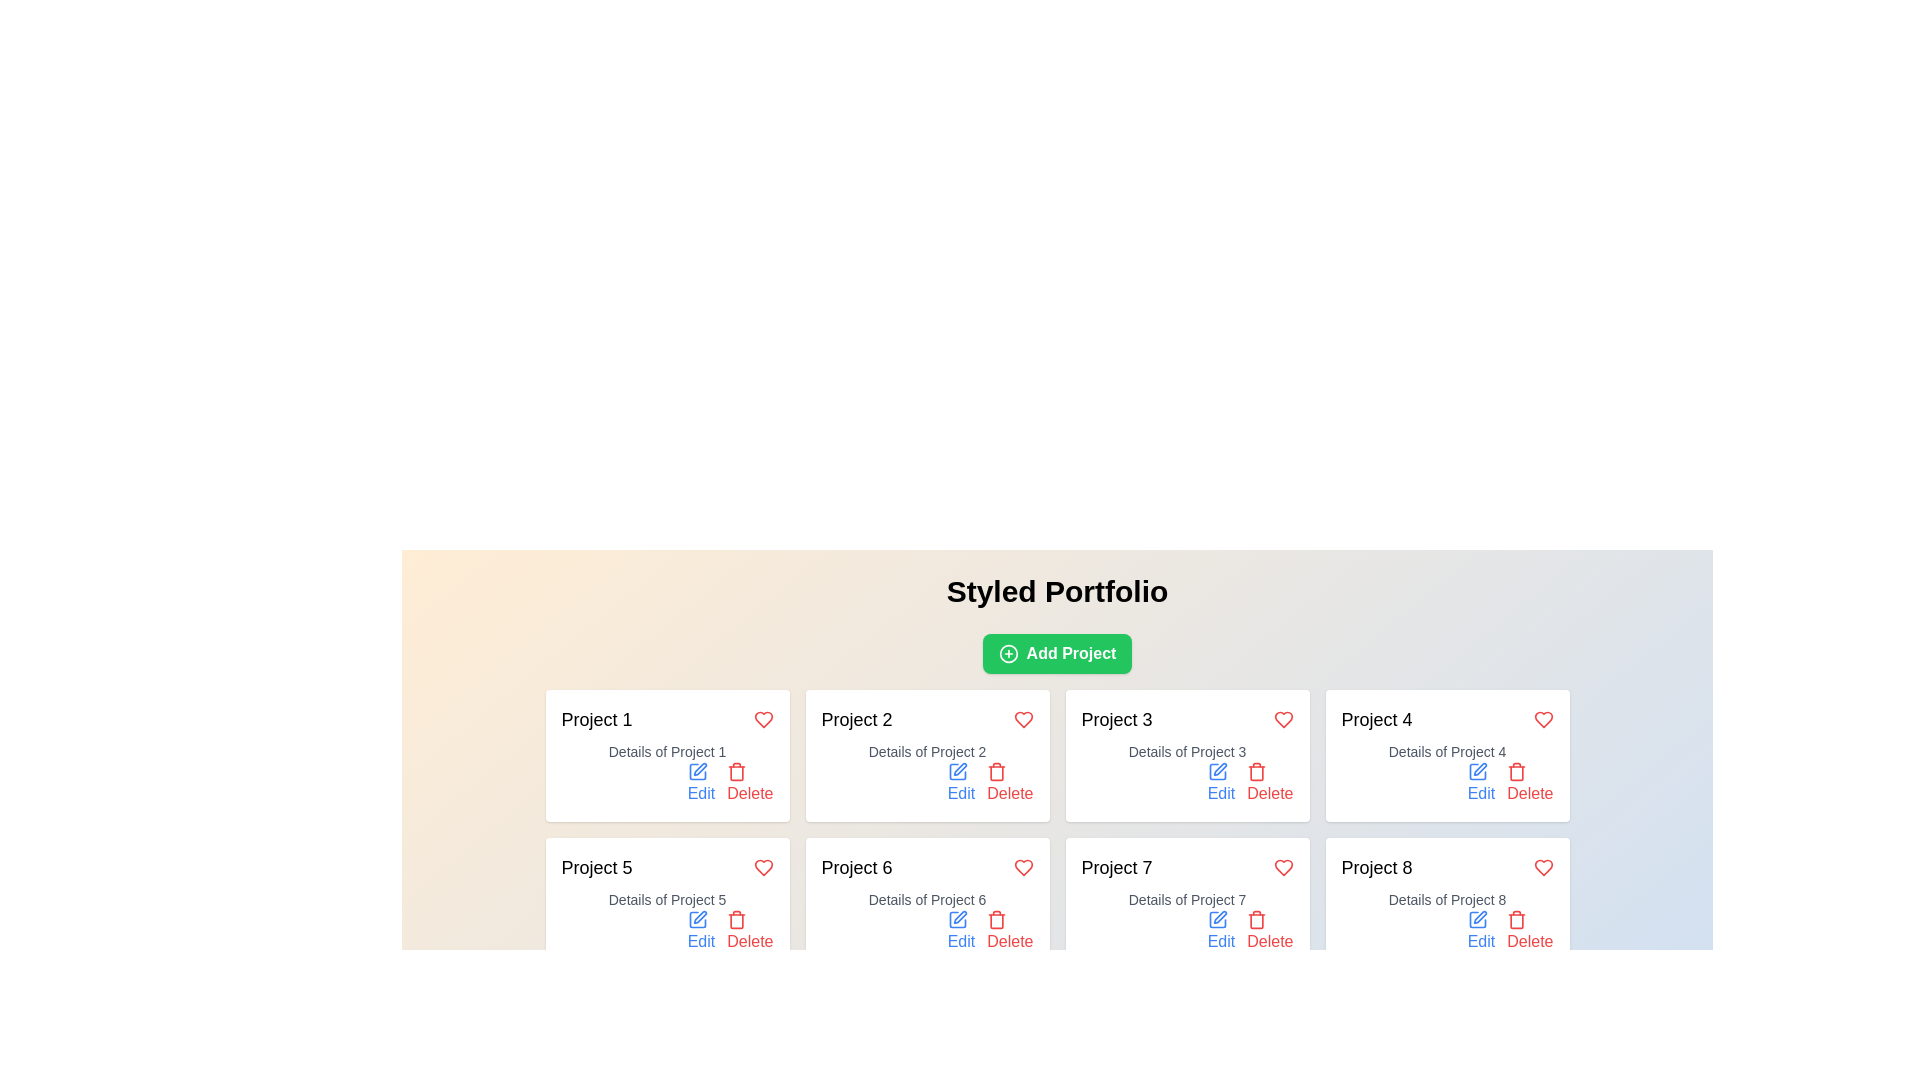  What do you see at coordinates (595, 720) in the screenshot?
I see `the text label displaying 'Project 1', which is styled in bold and larger font within the top-left corner of a card in a grid layout` at bounding box center [595, 720].